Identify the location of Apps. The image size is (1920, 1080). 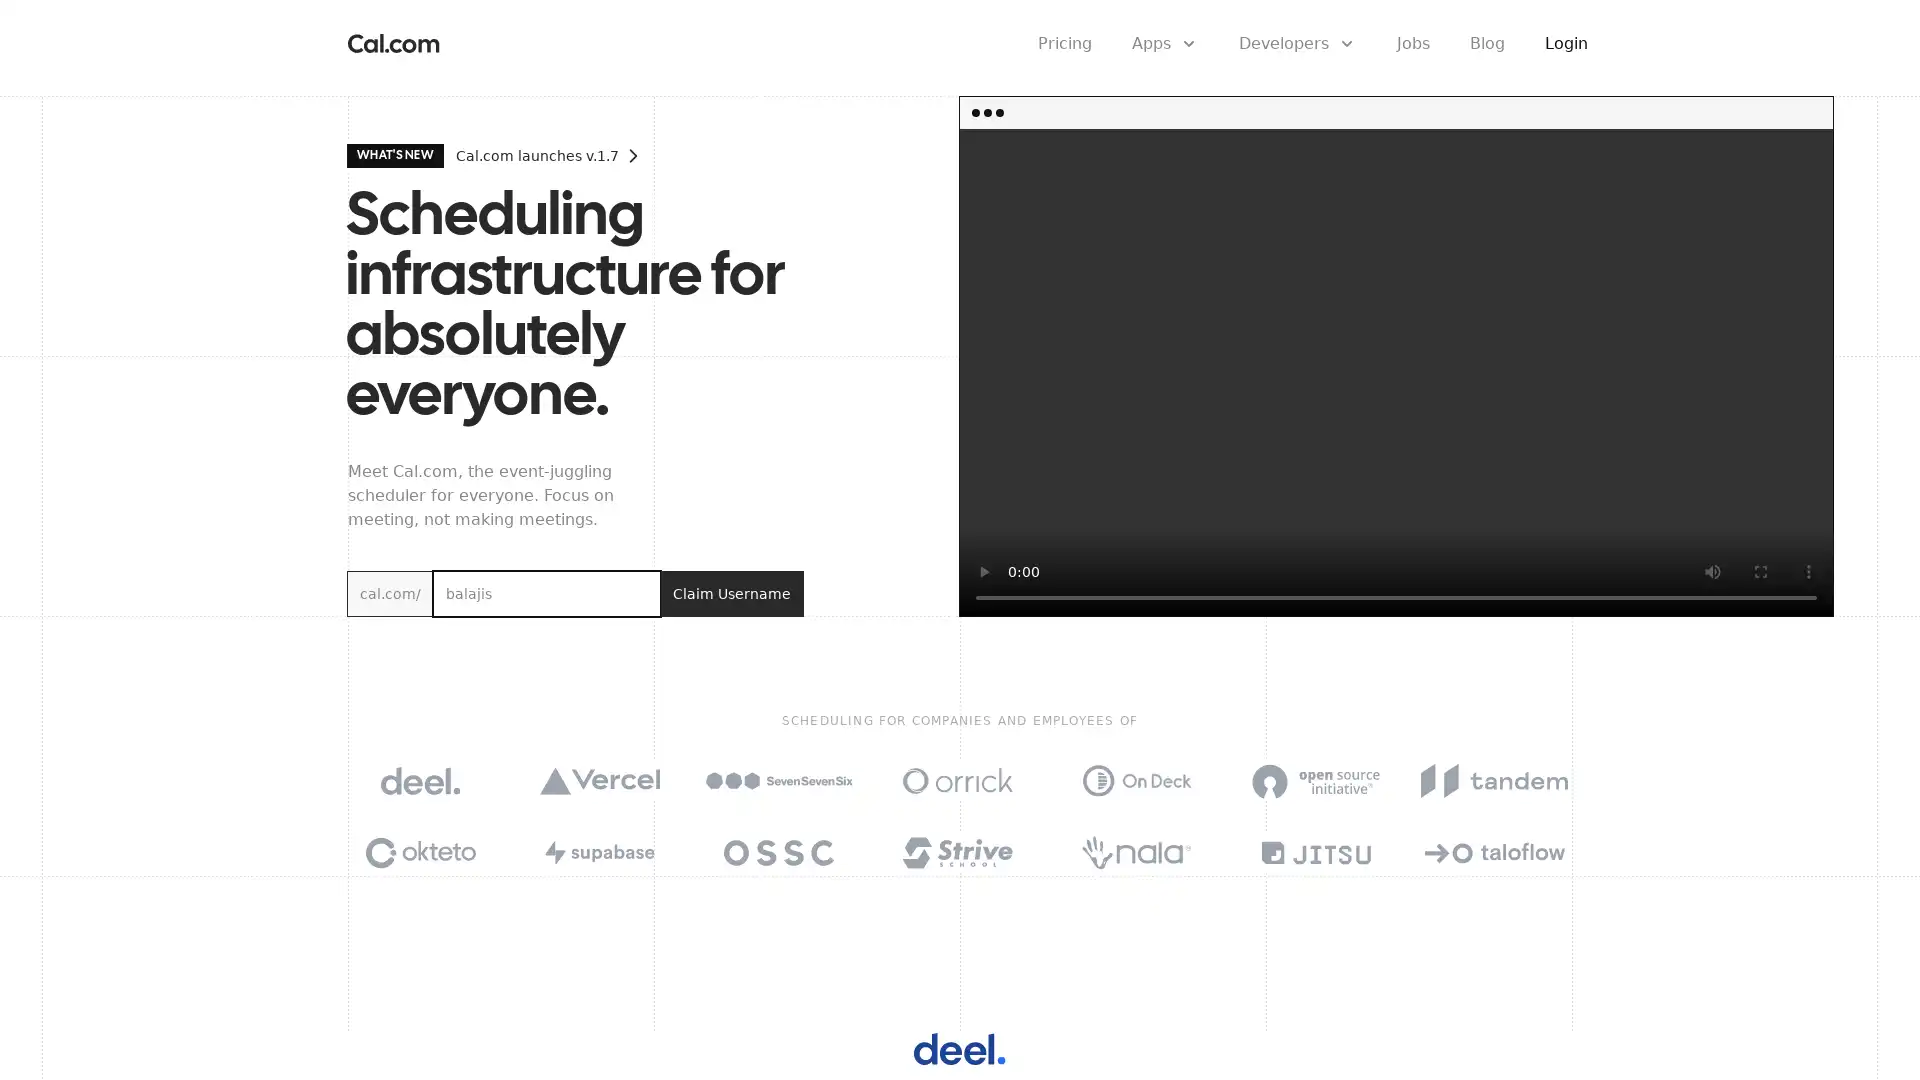
(1165, 43).